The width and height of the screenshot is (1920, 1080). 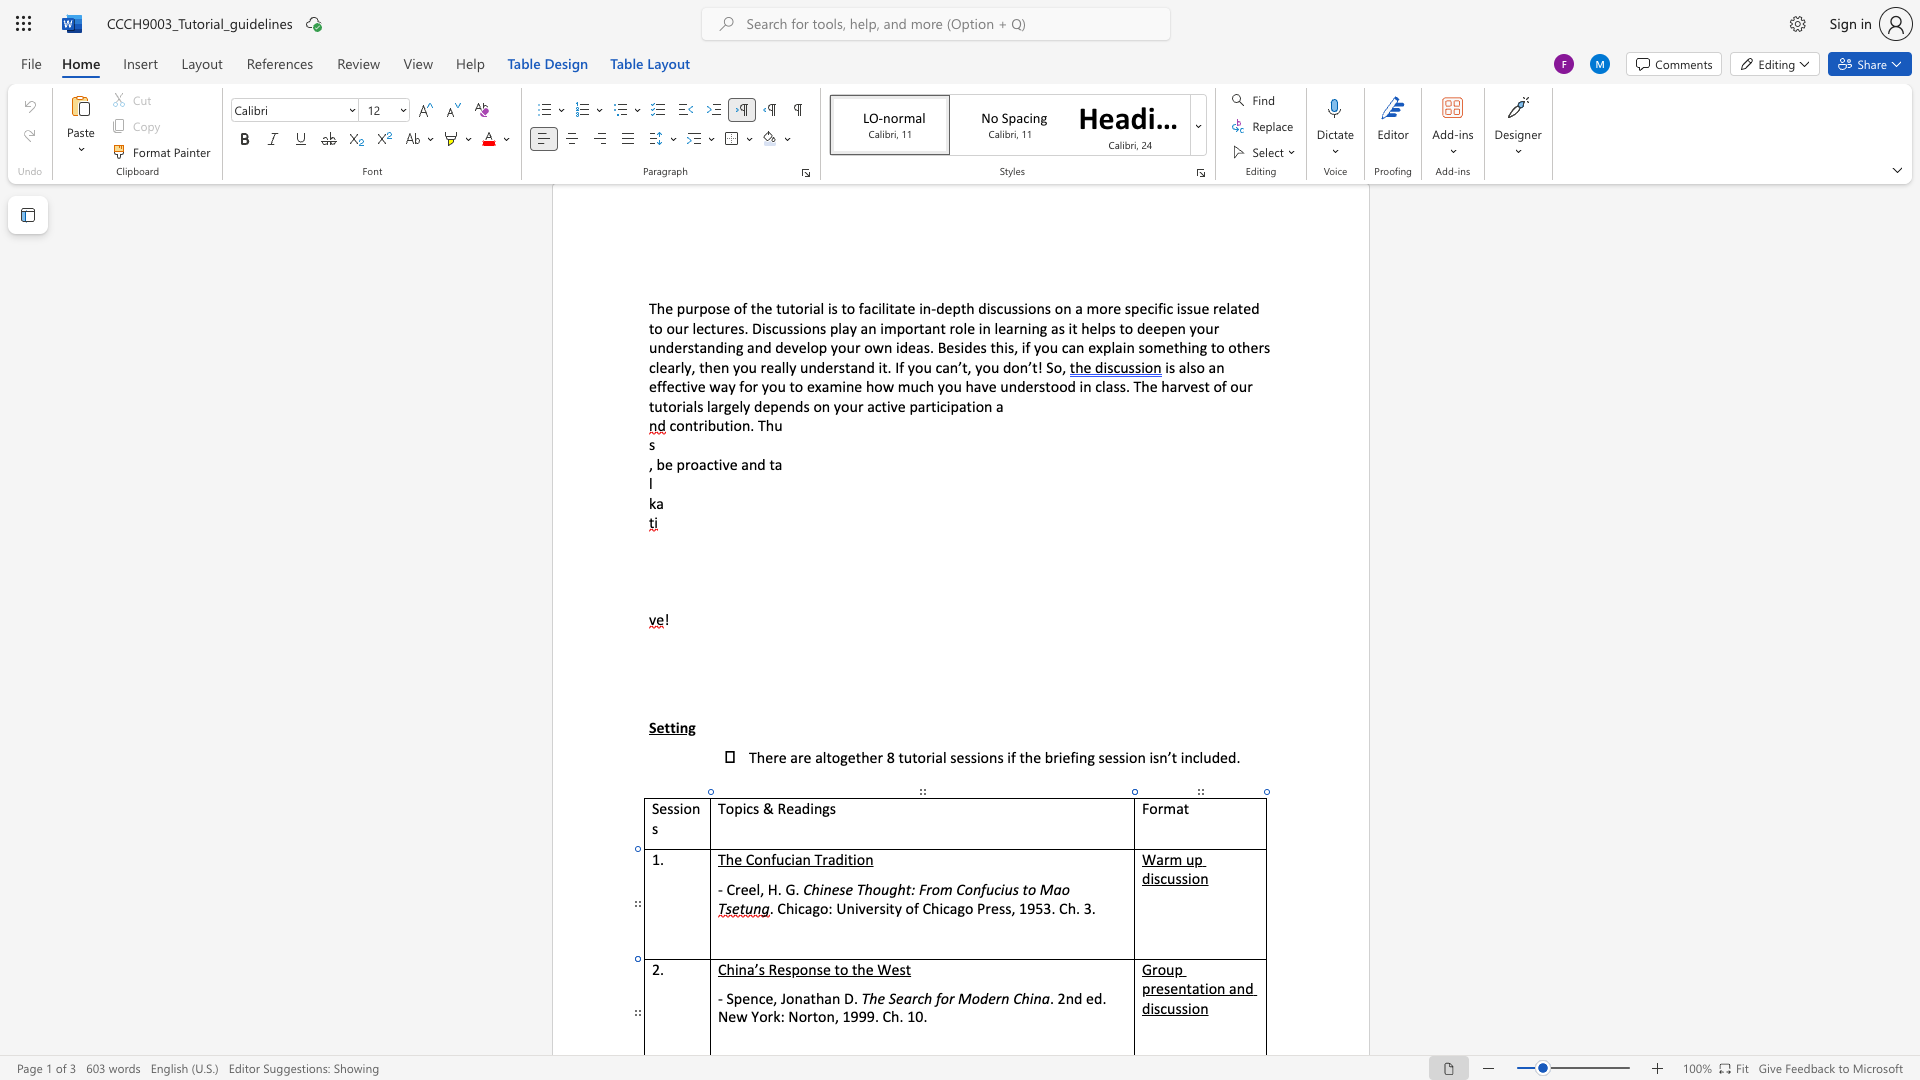 I want to click on the 3th character "s" in the text, so click(x=1178, y=1008).